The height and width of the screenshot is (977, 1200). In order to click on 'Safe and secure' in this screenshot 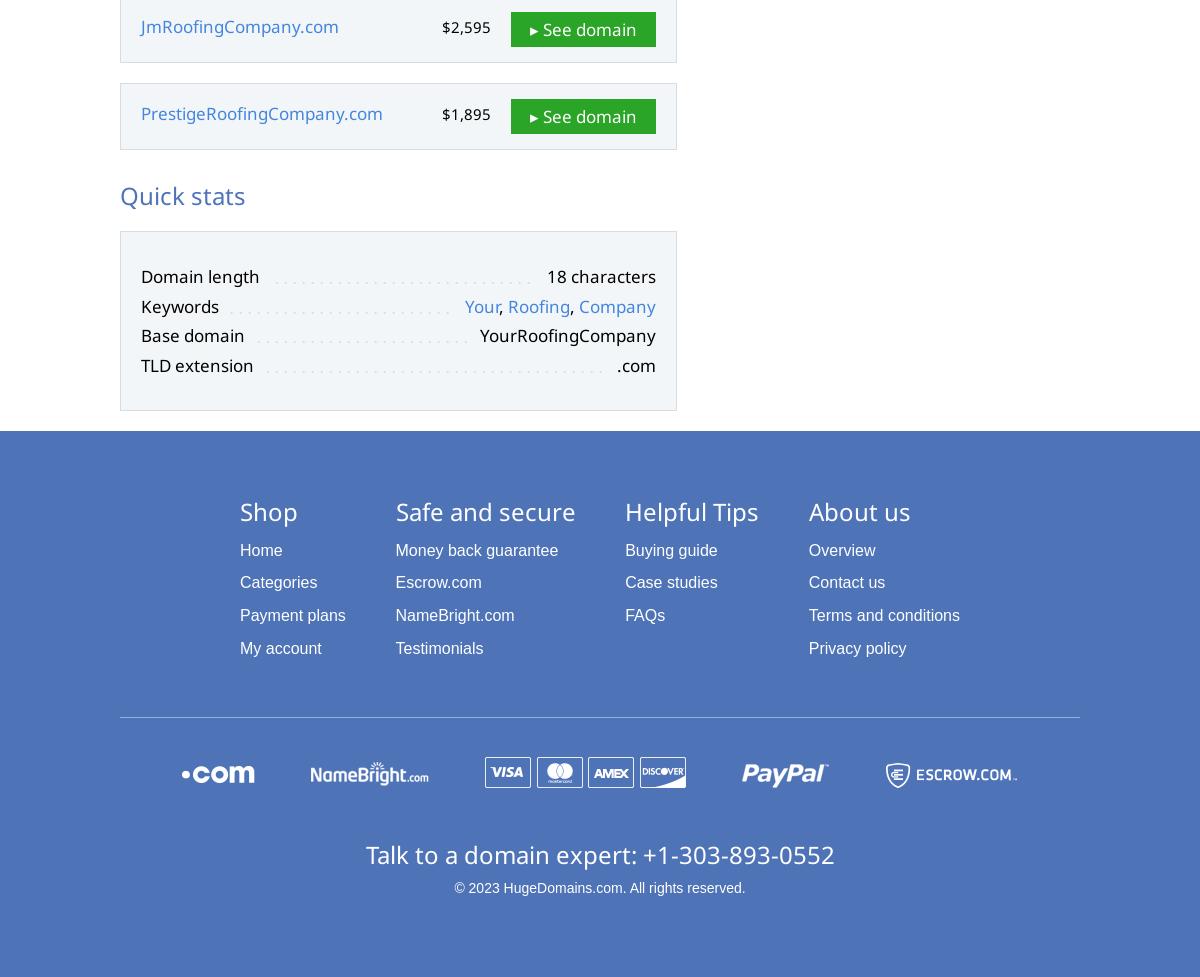, I will do `click(484, 510)`.